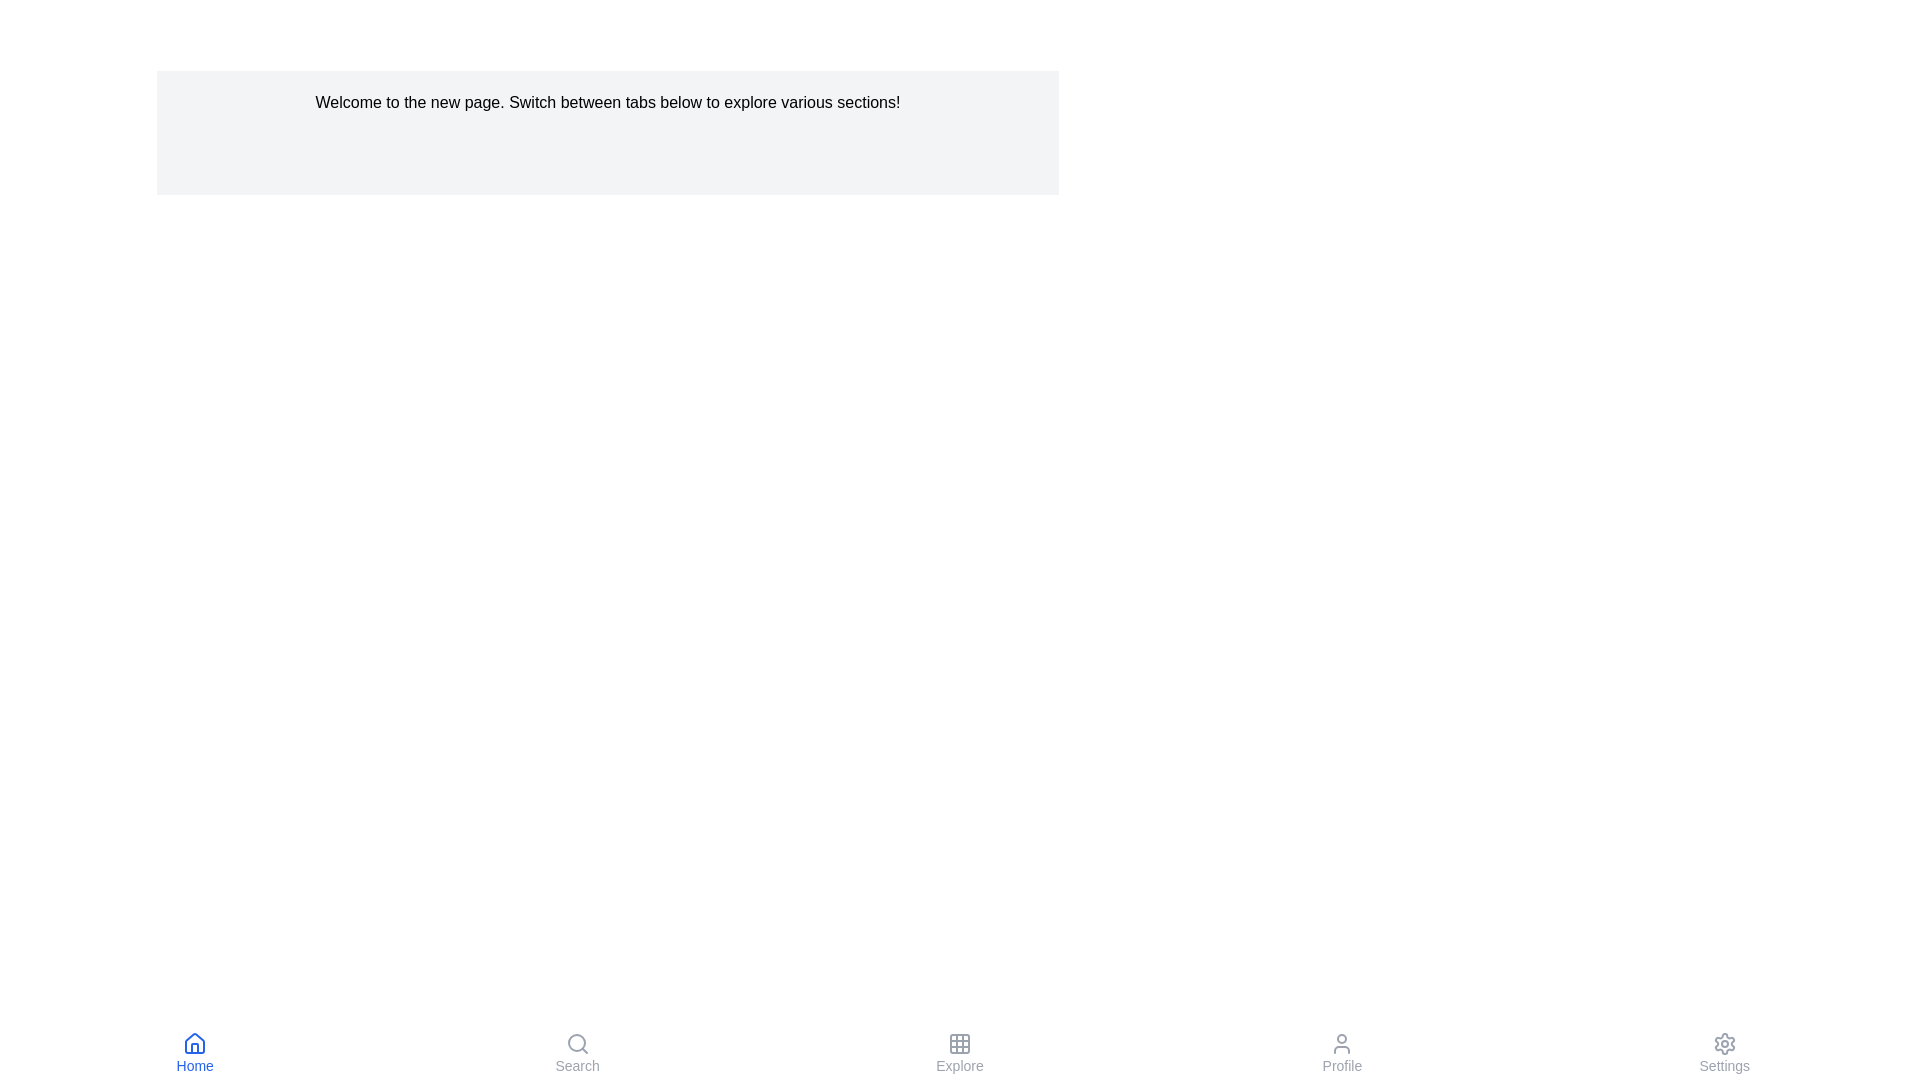 The width and height of the screenshot is (1920, 1080). I want to click on the descriptive text label for the home icon located in the bottom navigation bar, centered horizontally beneath the icon, so click(195, 1064).